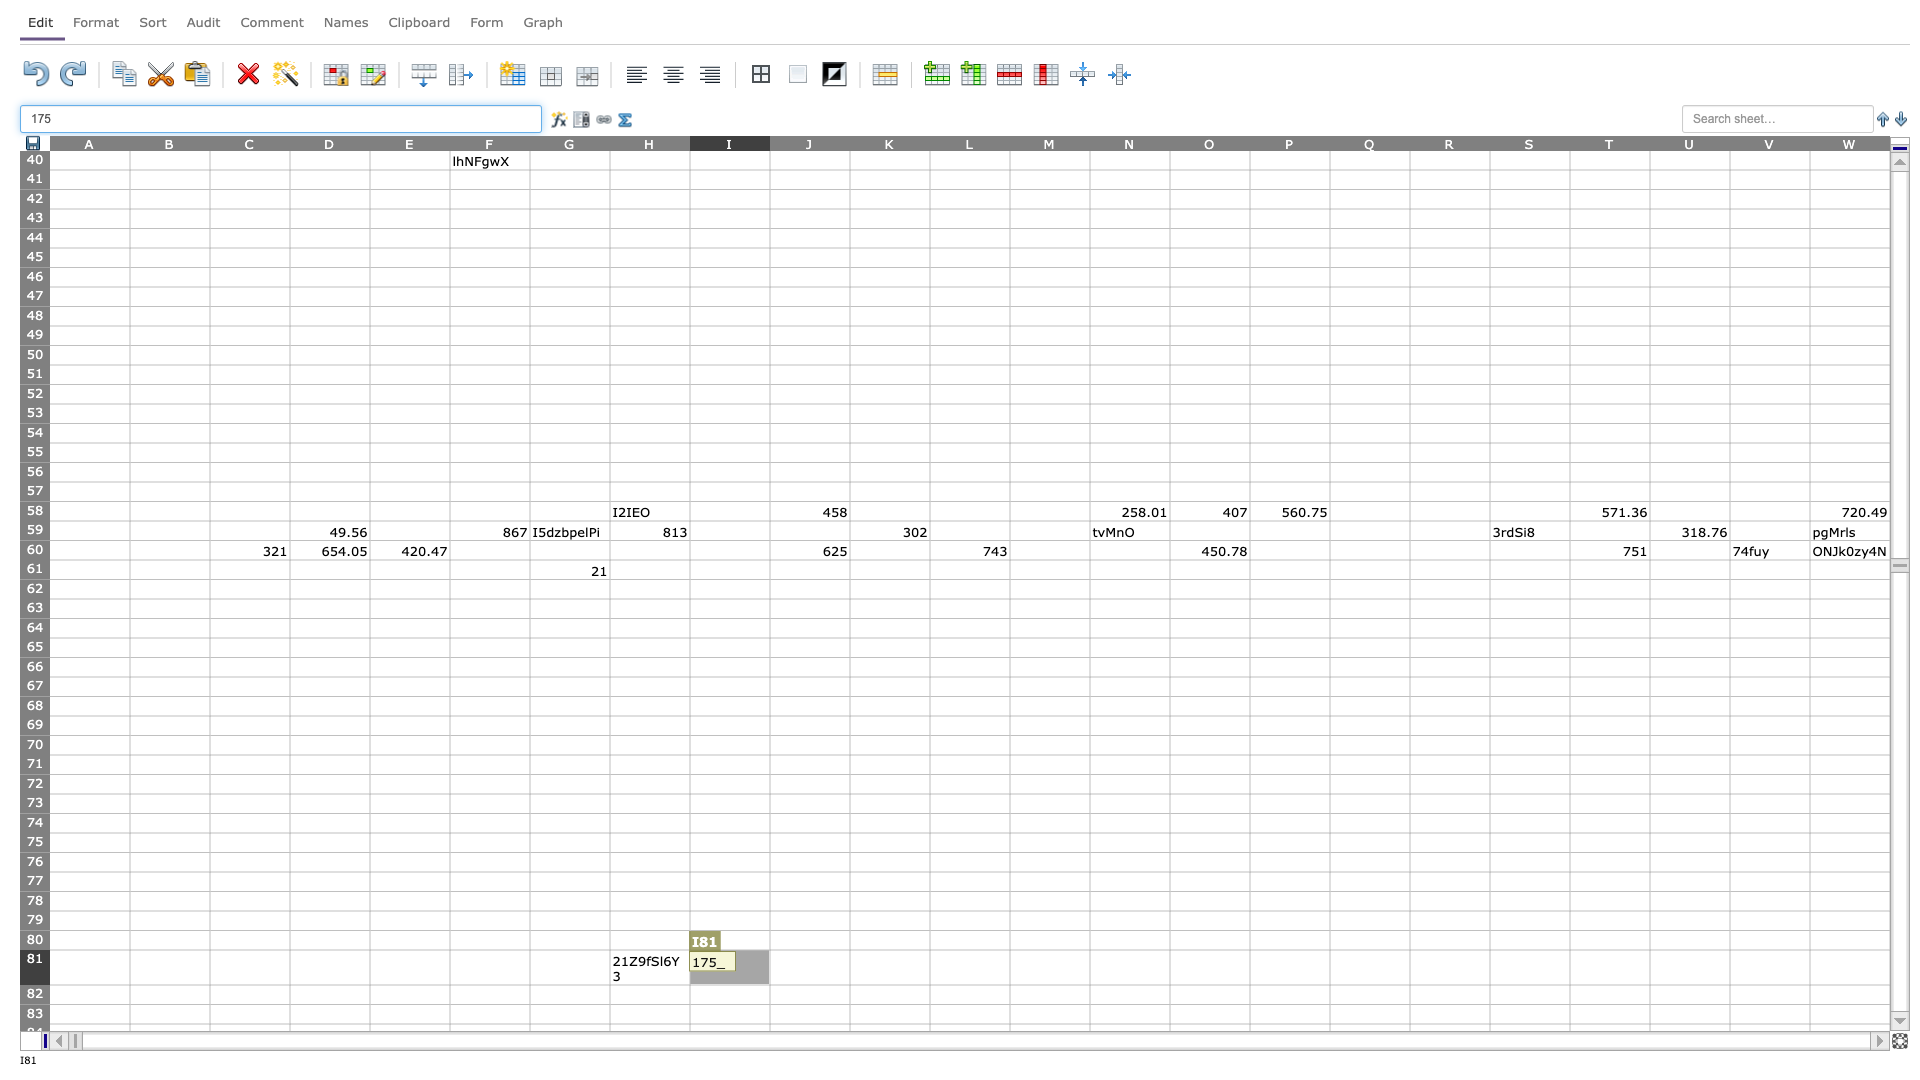 The width and height of the screenshot is (1920, 1080). What do you see at coordinates (849, 966) in the screenshot?
I see `Right boundary of cell J81` at bounding box center [849, 966].